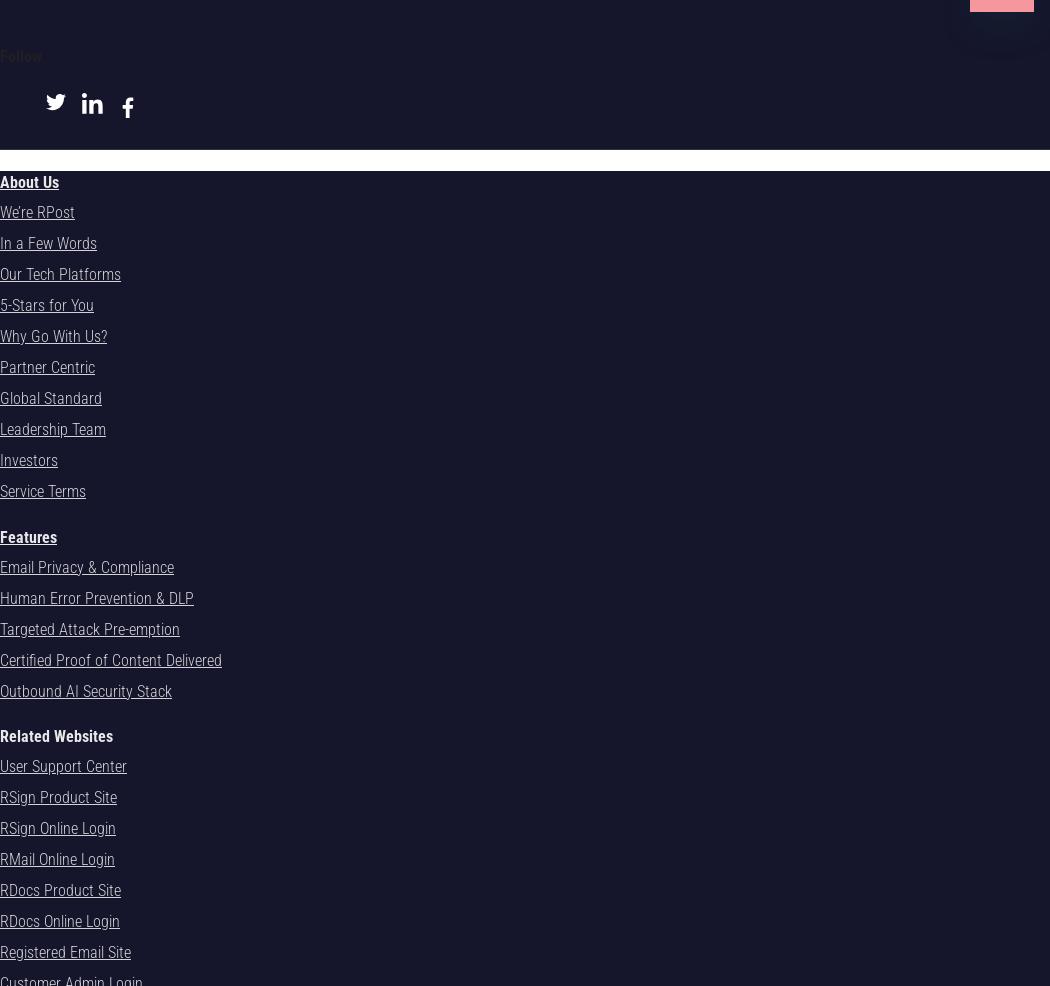 This screenshot has width=1050, height=986. Describe the element at coordinates (57, 796) in the screenshot. I see `'RSign Product Site'` at that location.